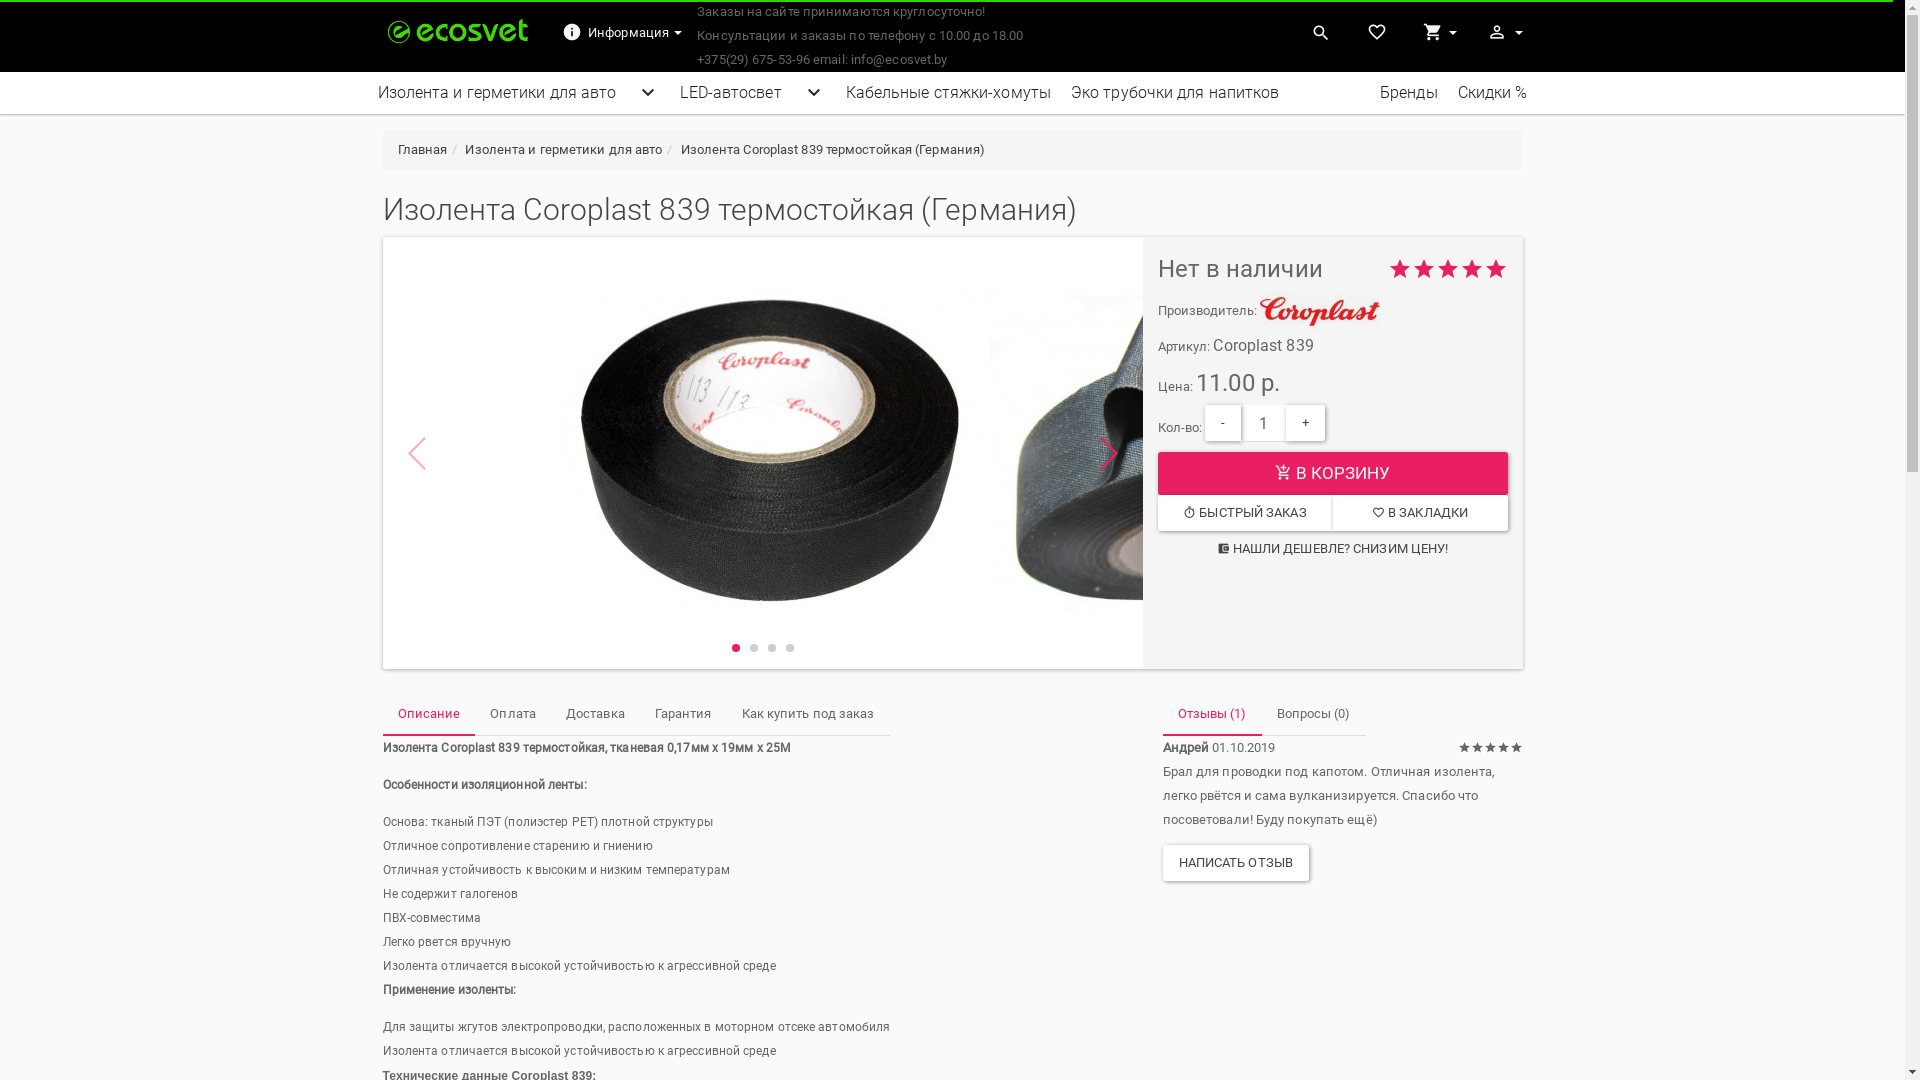  I want to click on '-', so click(1222, 422).